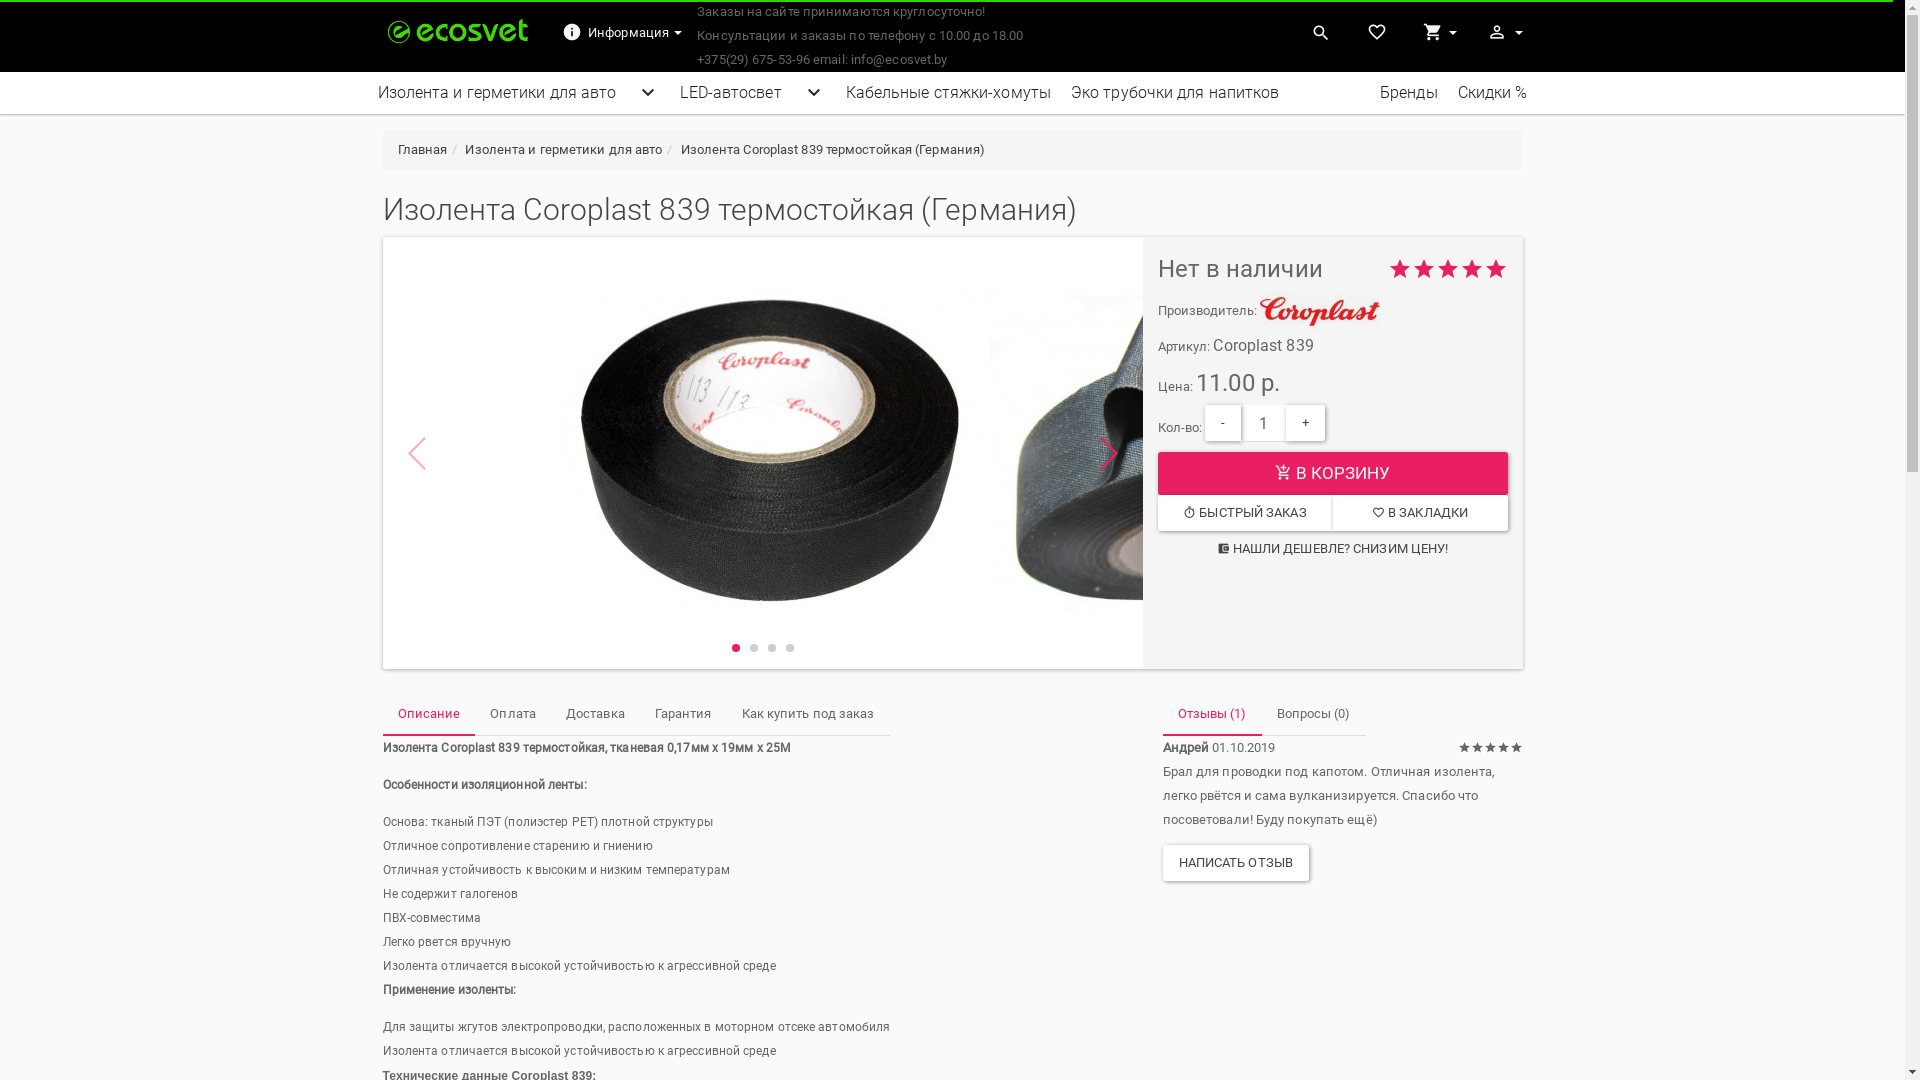  I want to click on '-', so click(1222, 422).